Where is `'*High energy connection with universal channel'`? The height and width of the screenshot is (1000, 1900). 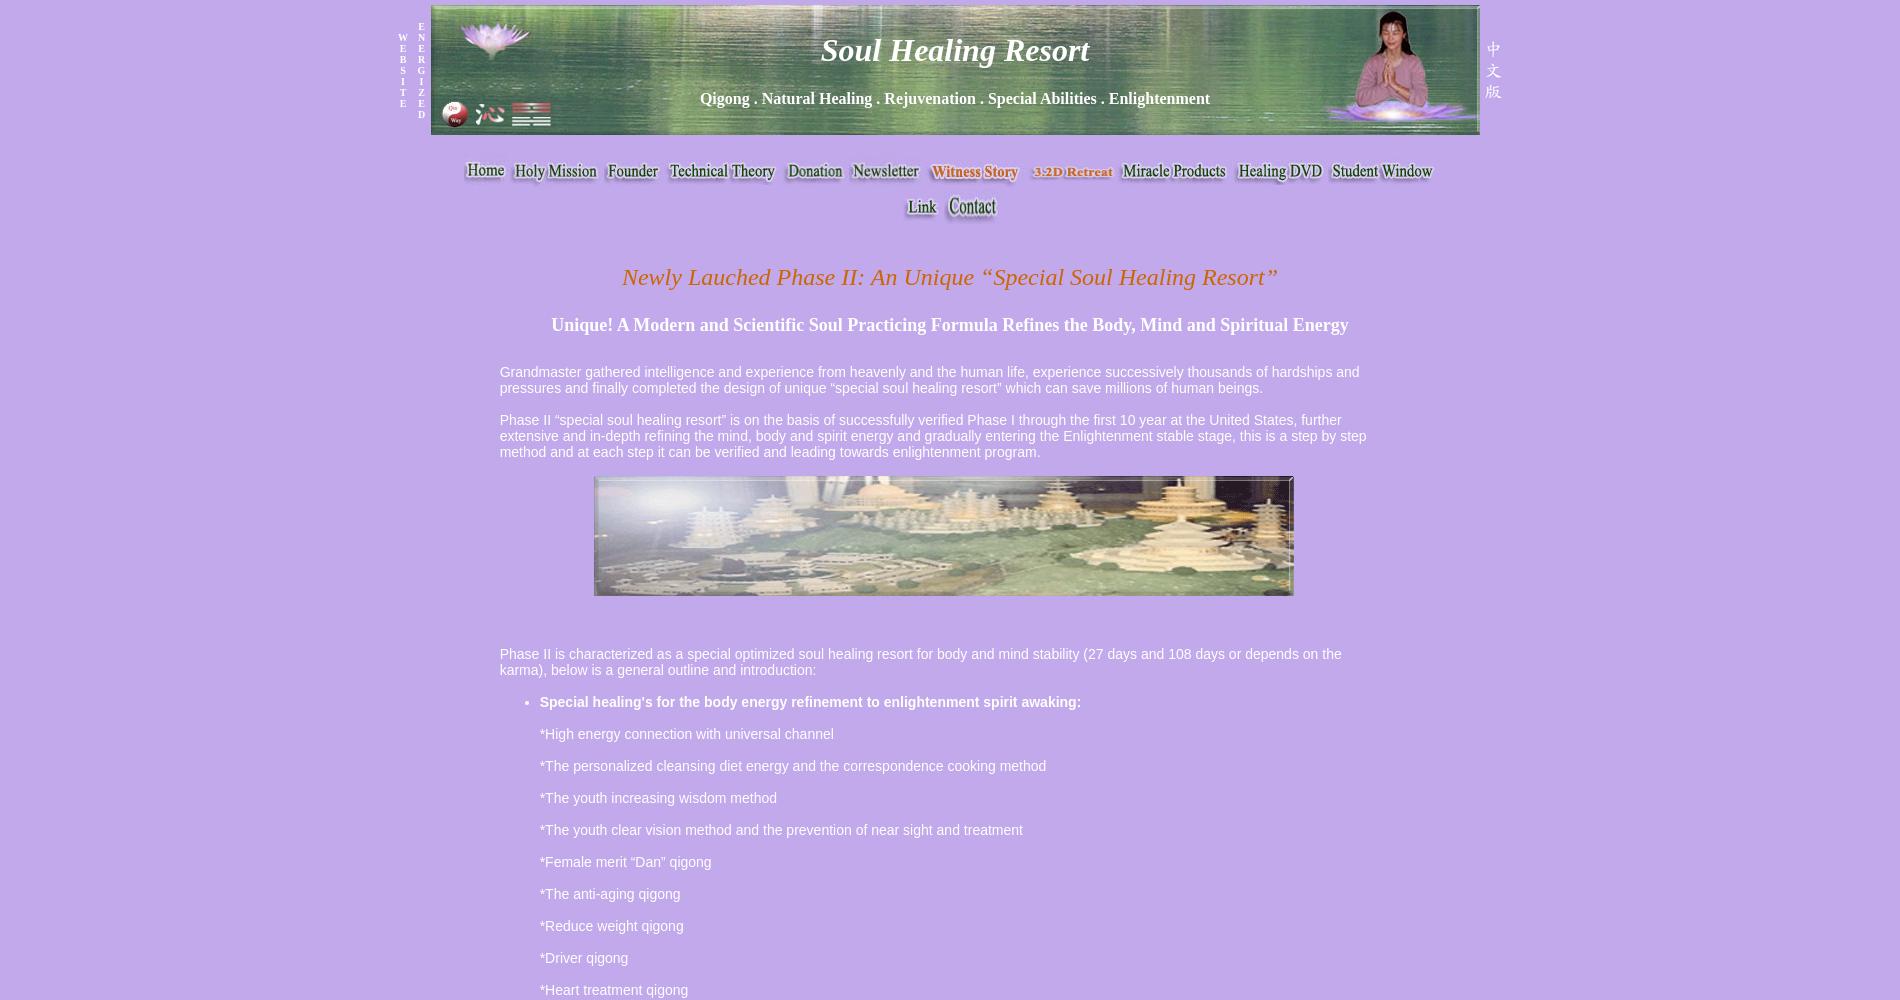
'*High energy connection with universal channel' is located at coordinates (539, 733).